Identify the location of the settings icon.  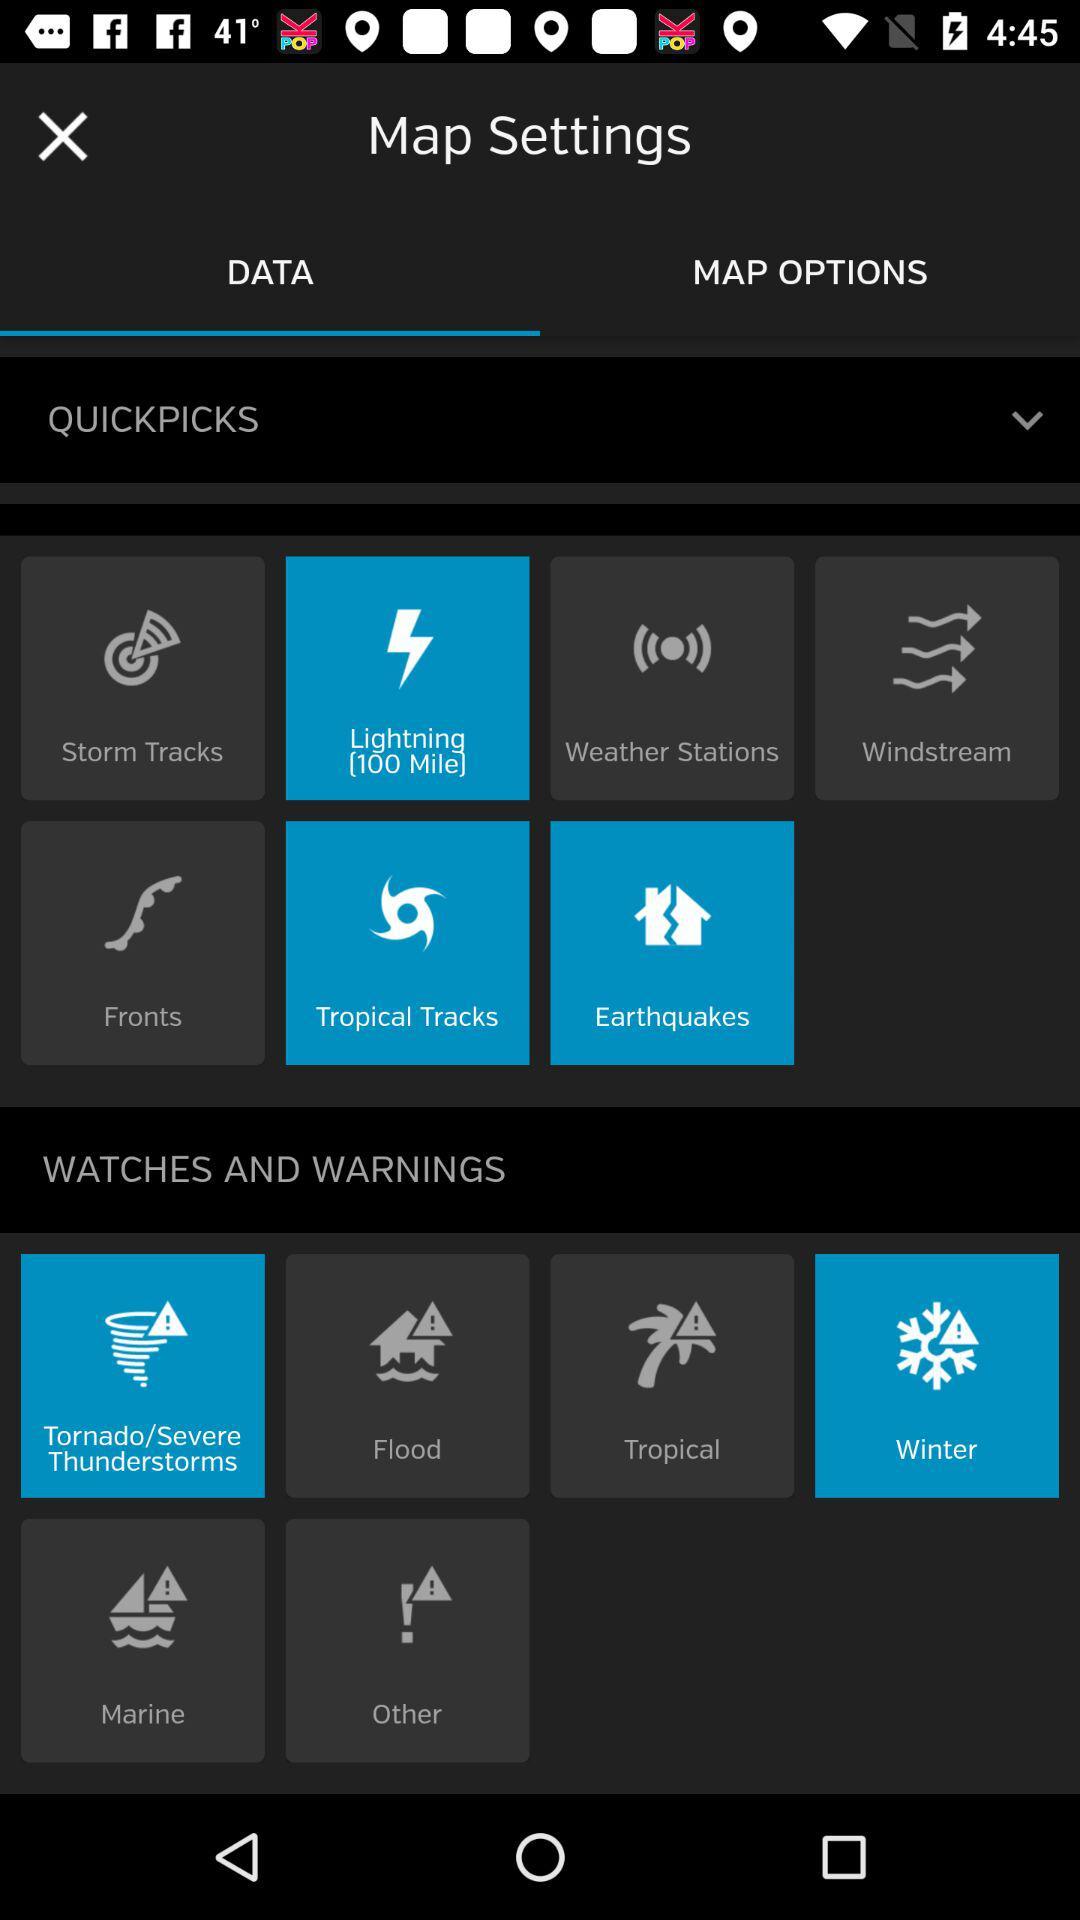
(984, 1417).